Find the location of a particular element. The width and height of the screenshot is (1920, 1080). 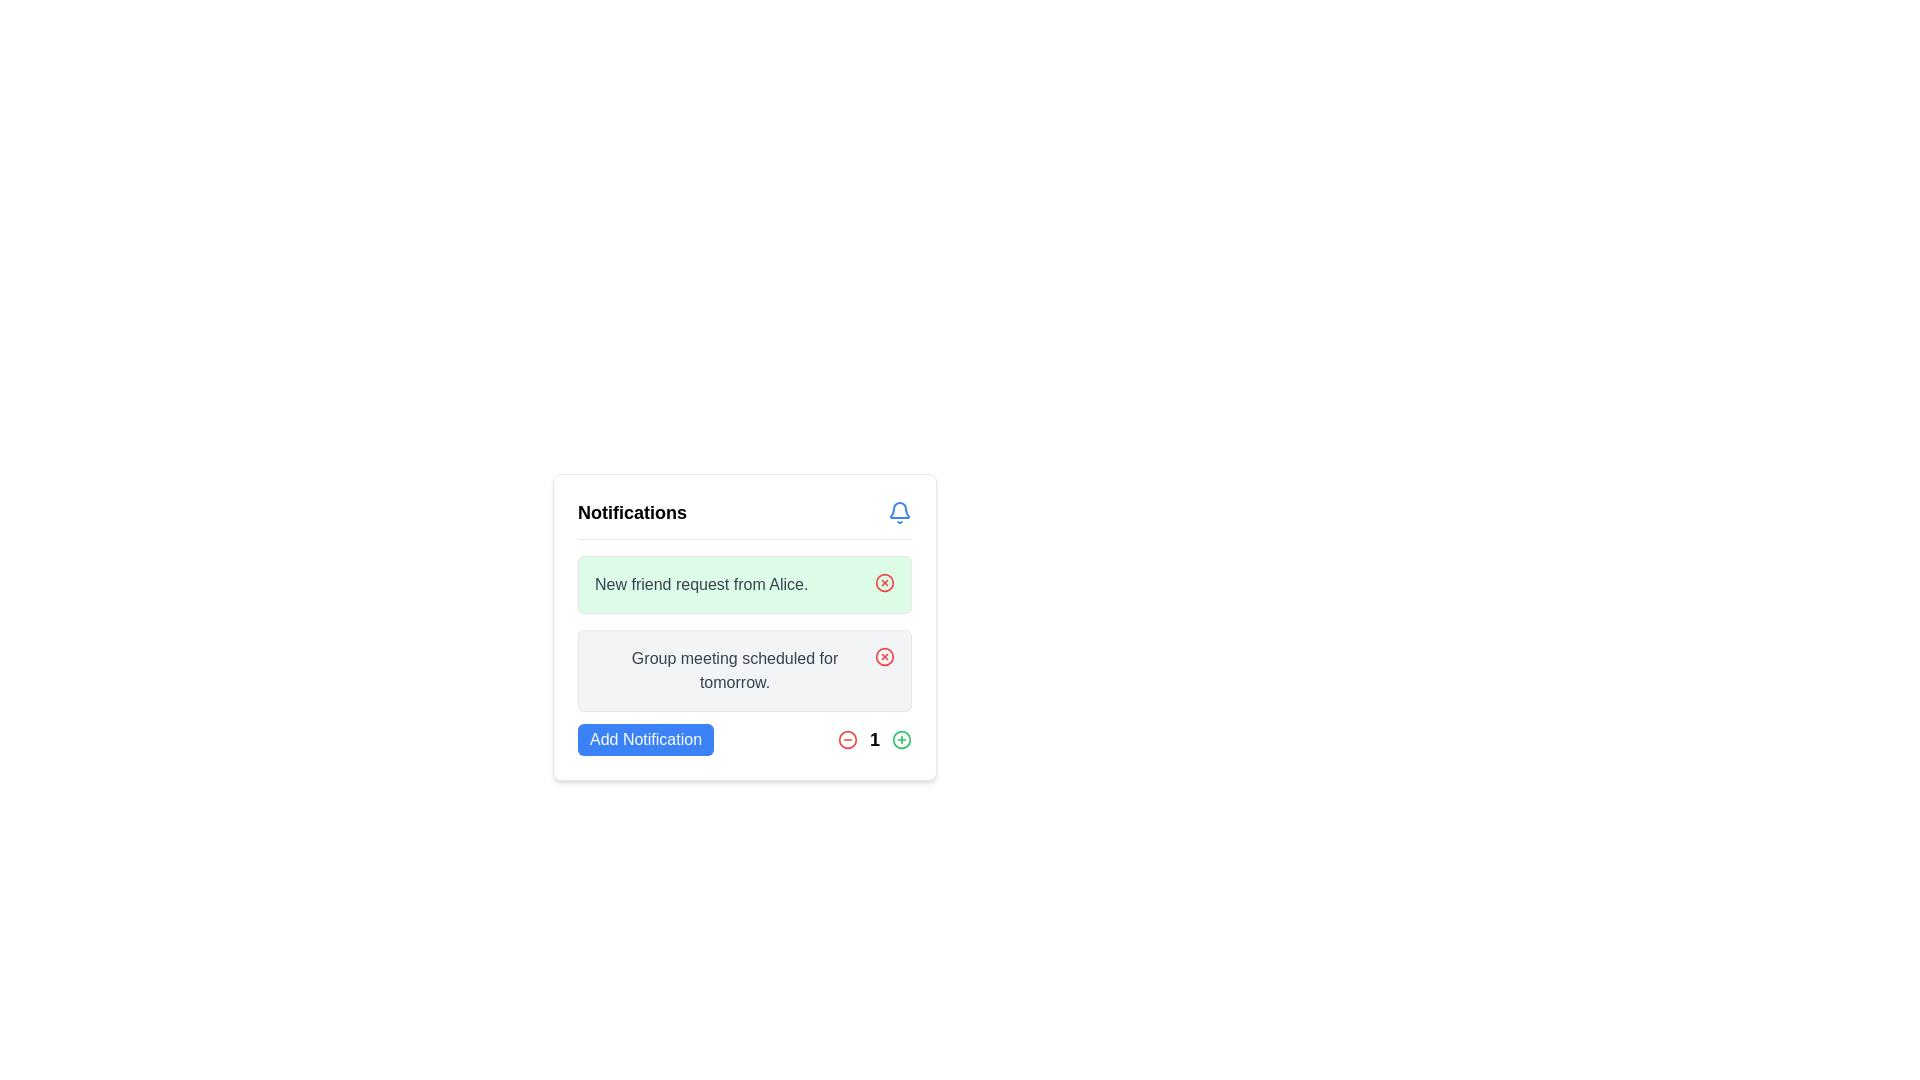

the increment button located at the bottom-right section of the 'Notifications' card UI component to increase the counter is located at coordinates (901, 740).